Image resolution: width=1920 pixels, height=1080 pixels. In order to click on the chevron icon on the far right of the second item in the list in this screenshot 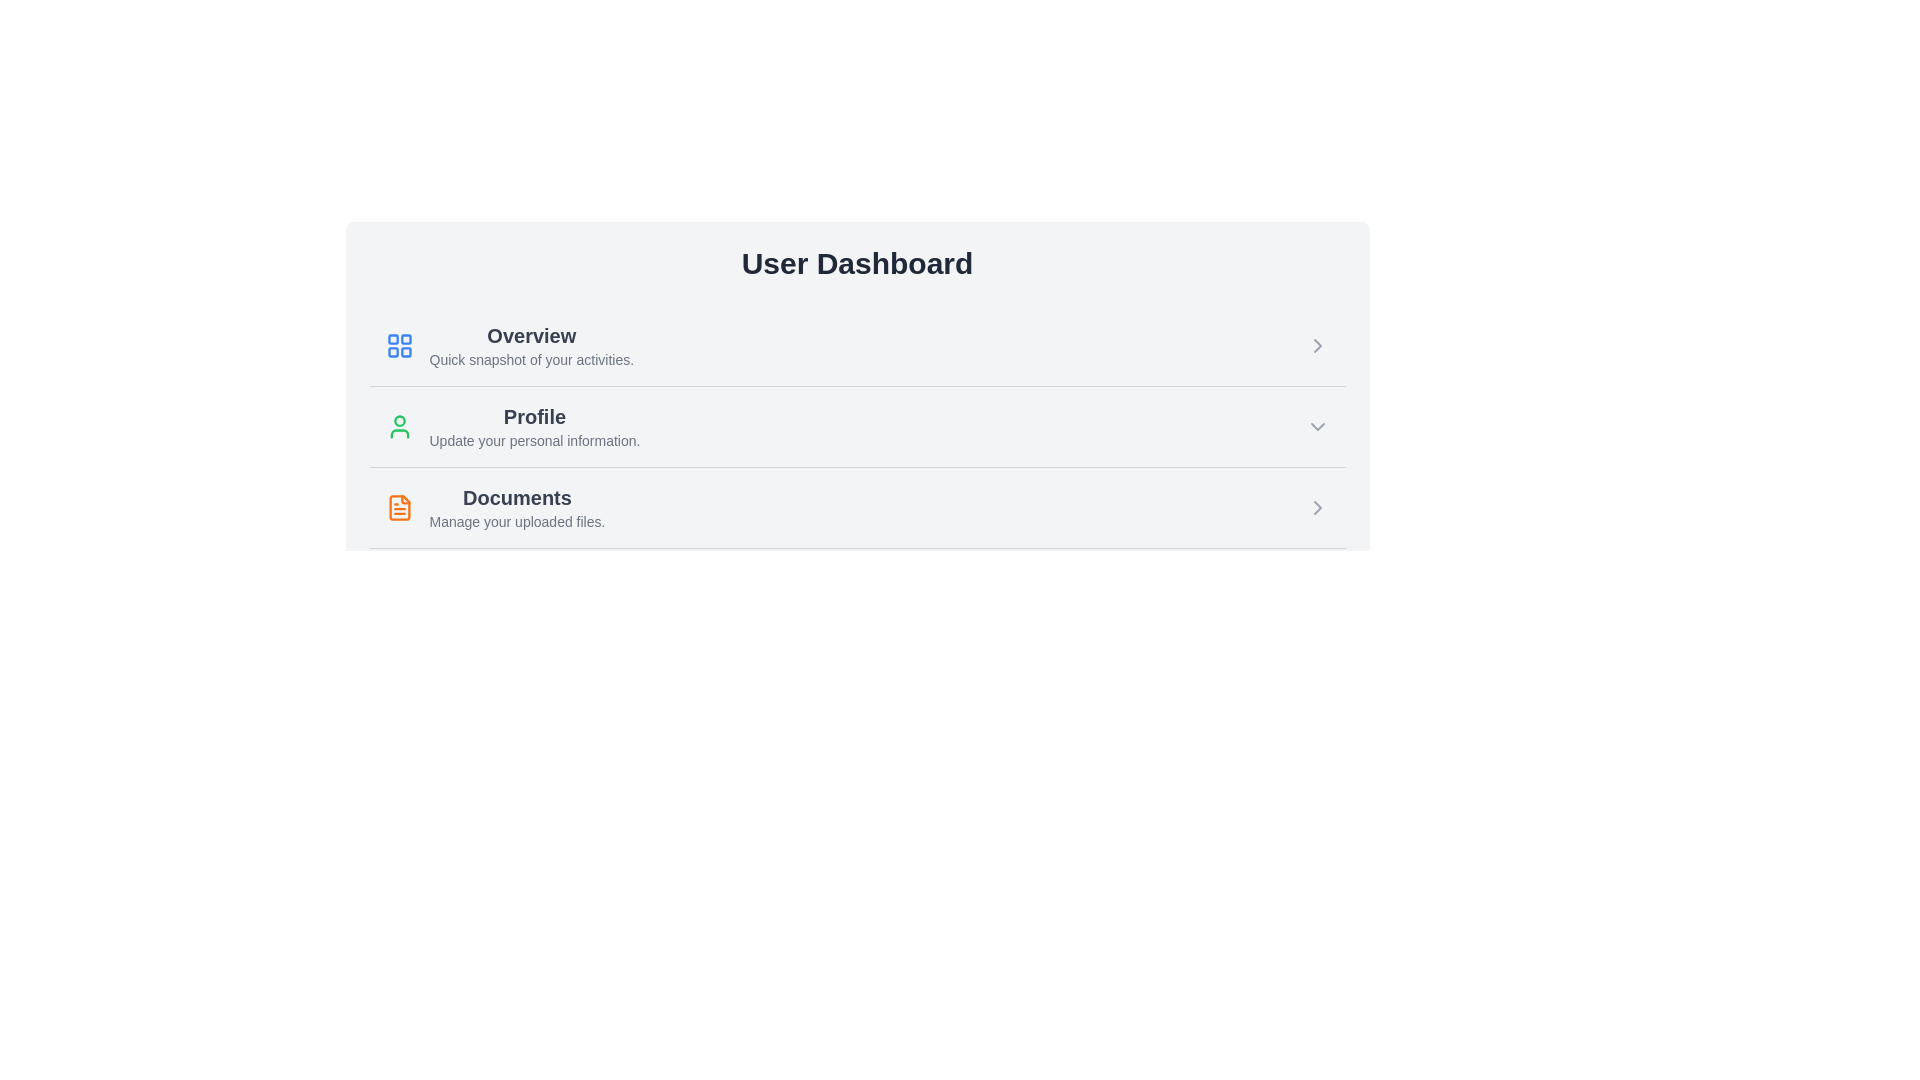, I will do `click(1317, 426)`.